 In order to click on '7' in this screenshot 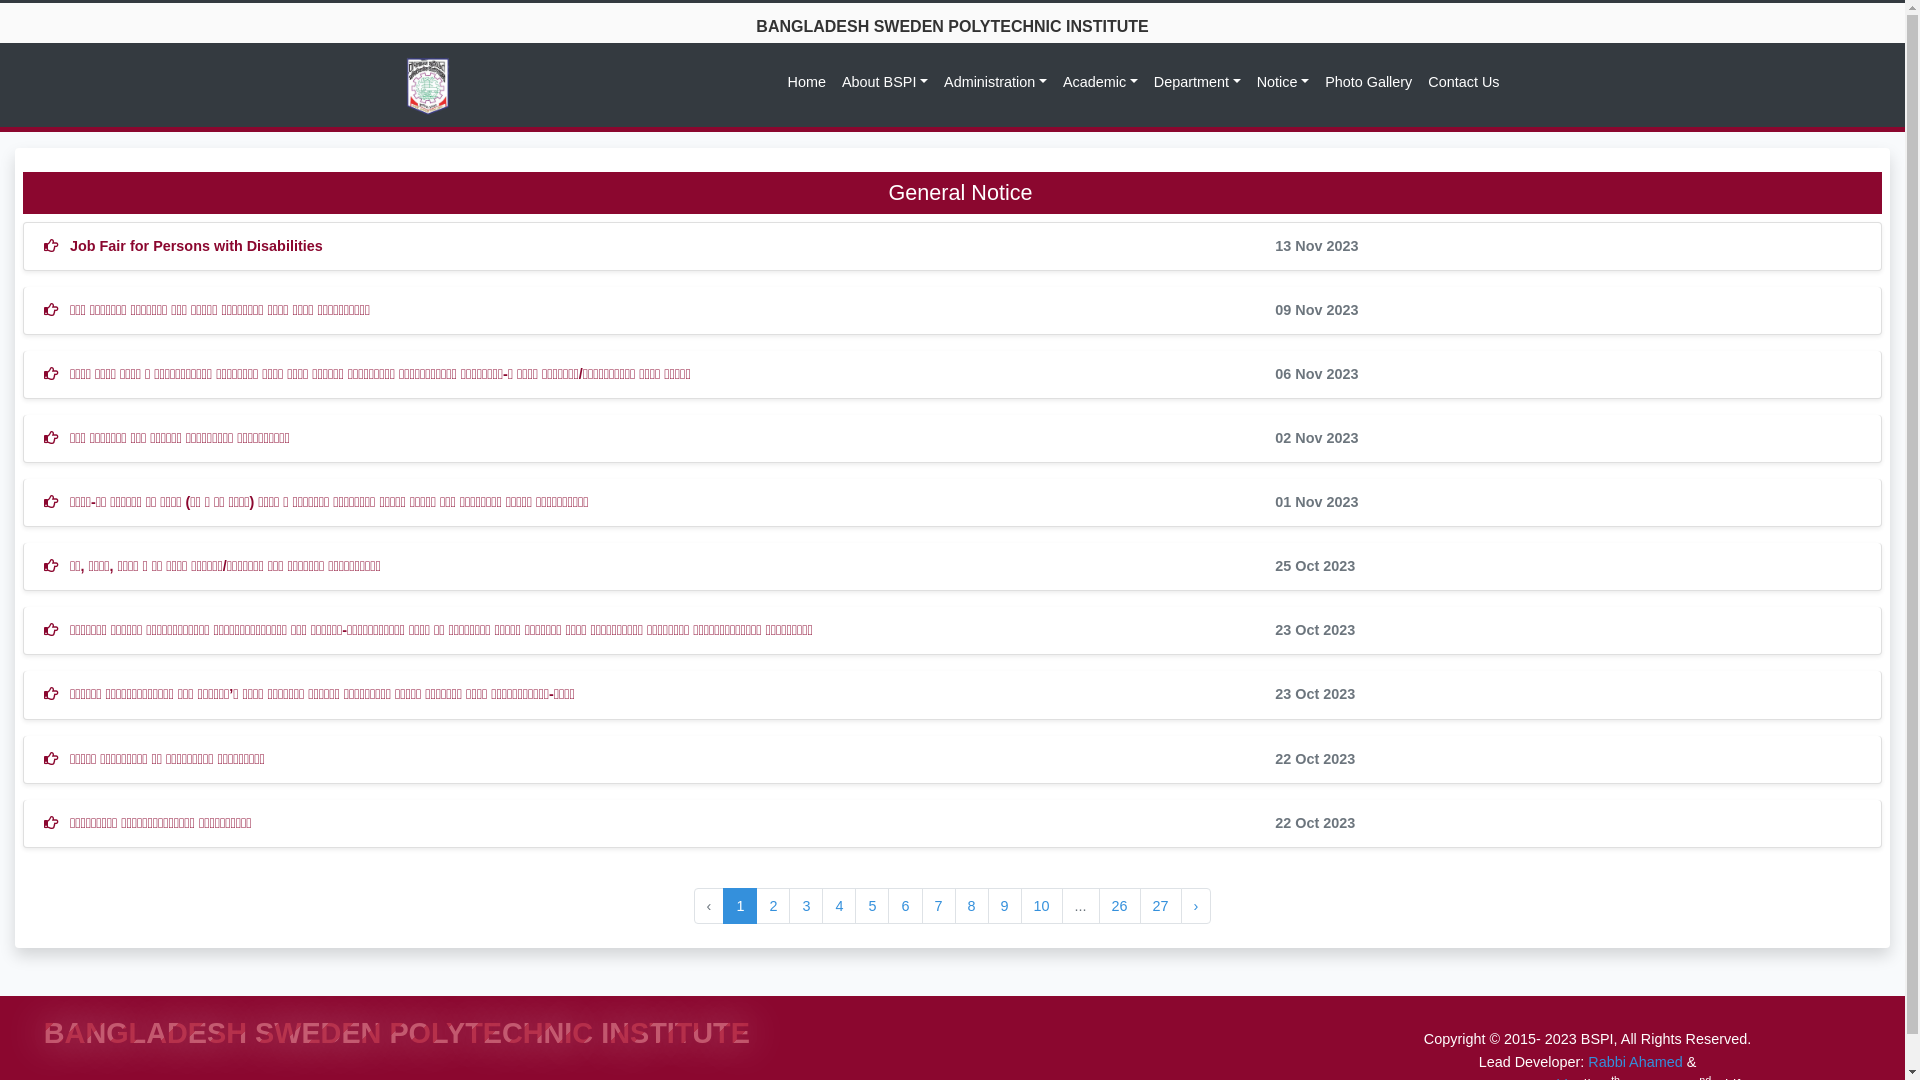, I will do `click(938, 906)`.